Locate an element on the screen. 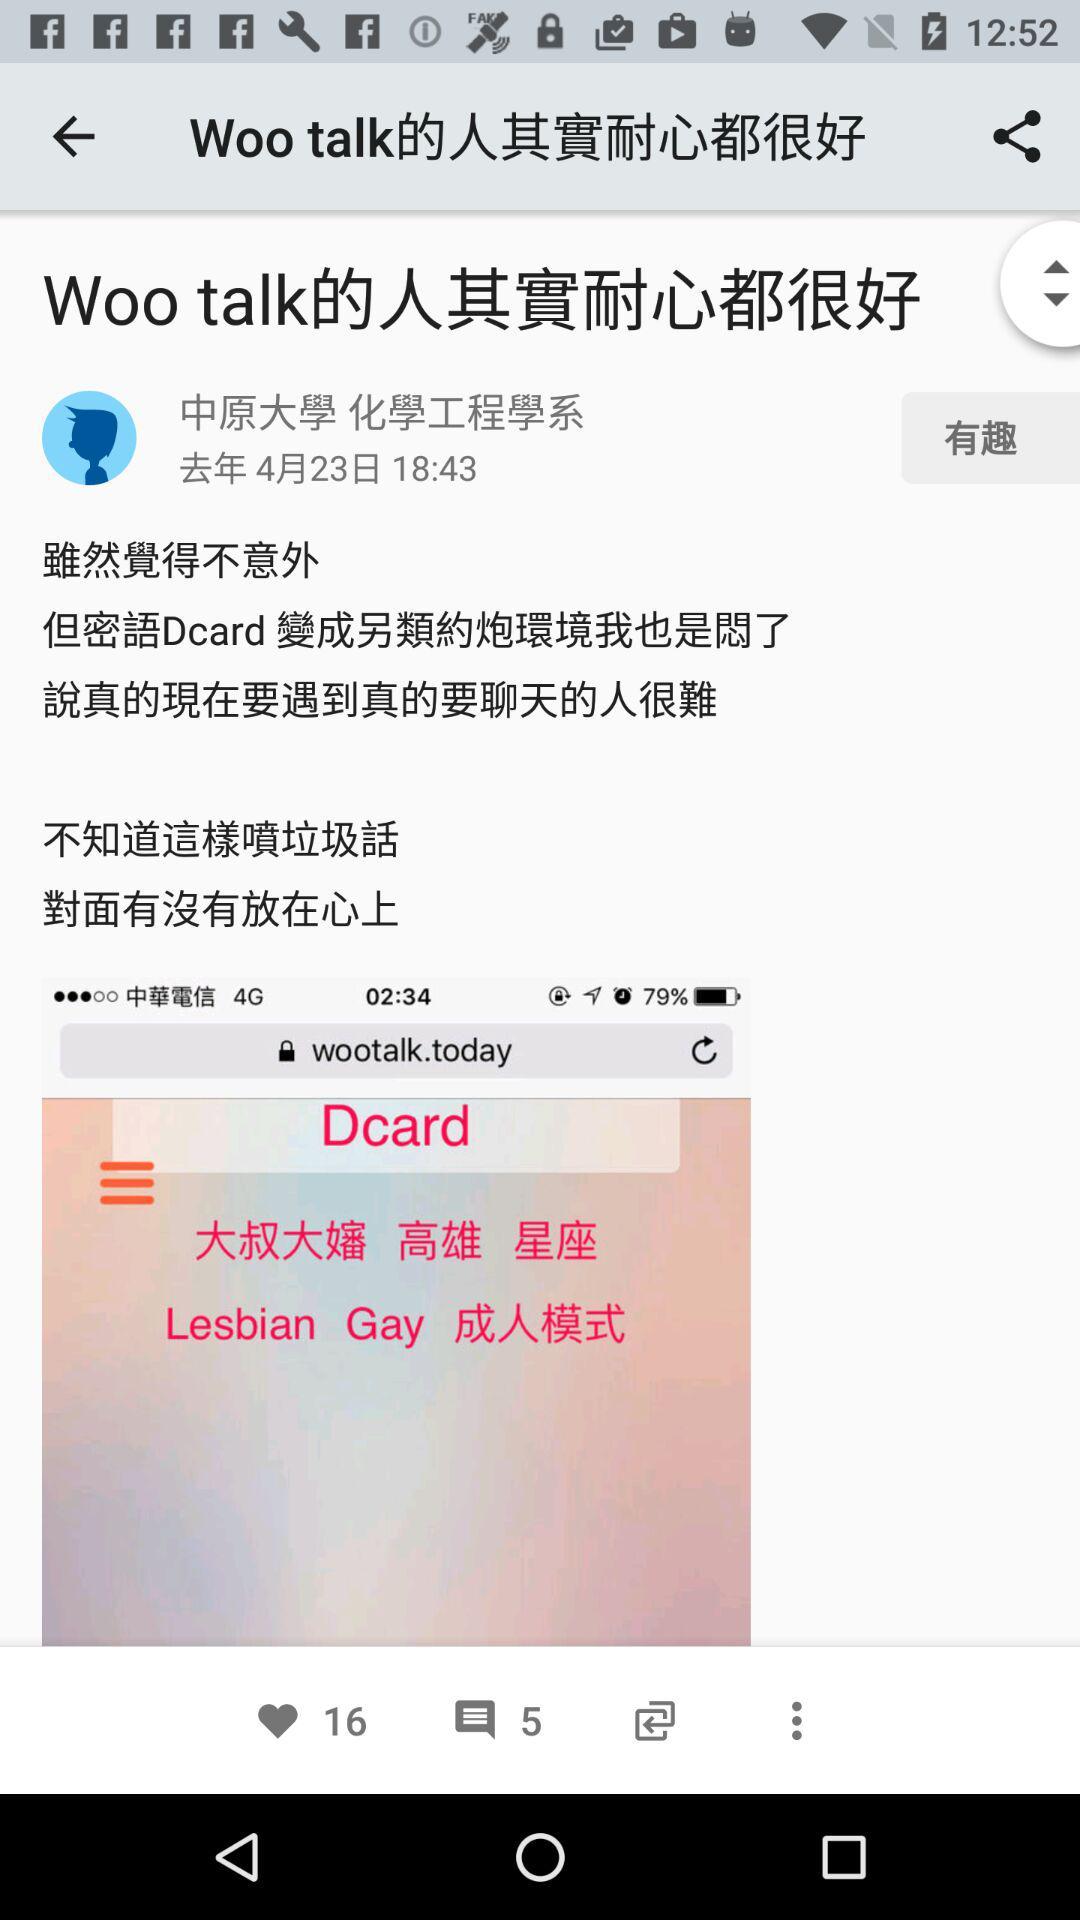 This screenshot has width=1080, height=1920. the 16 icon is located at coordinates (310, 1719).